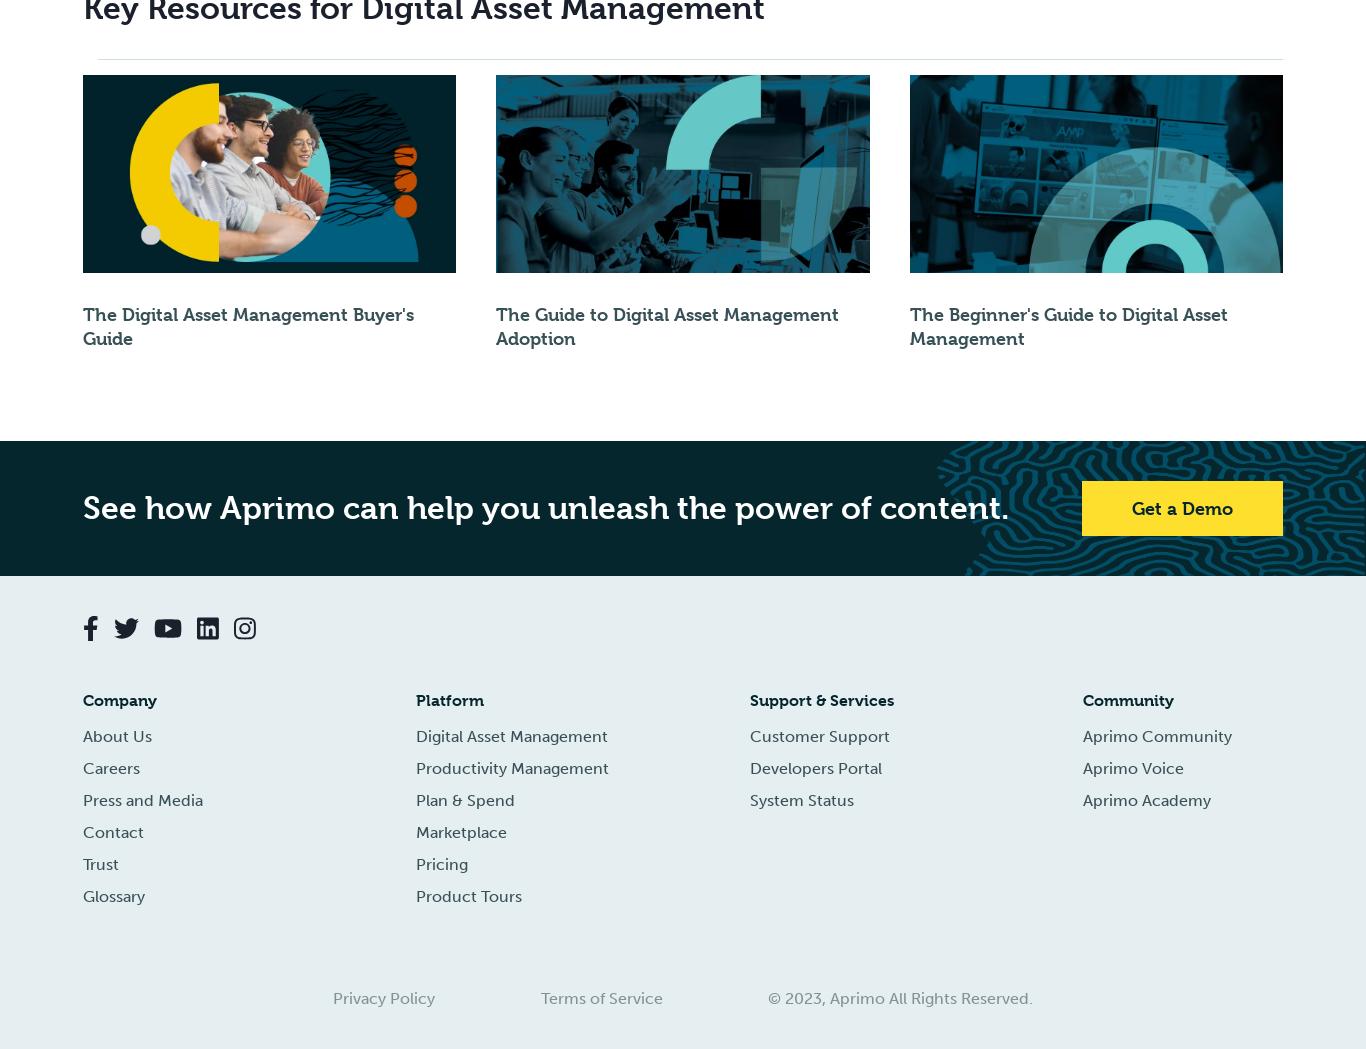 The height and width of the screenshot is (1049, 1366). I want to click on 'About Us', so click(116, 735).